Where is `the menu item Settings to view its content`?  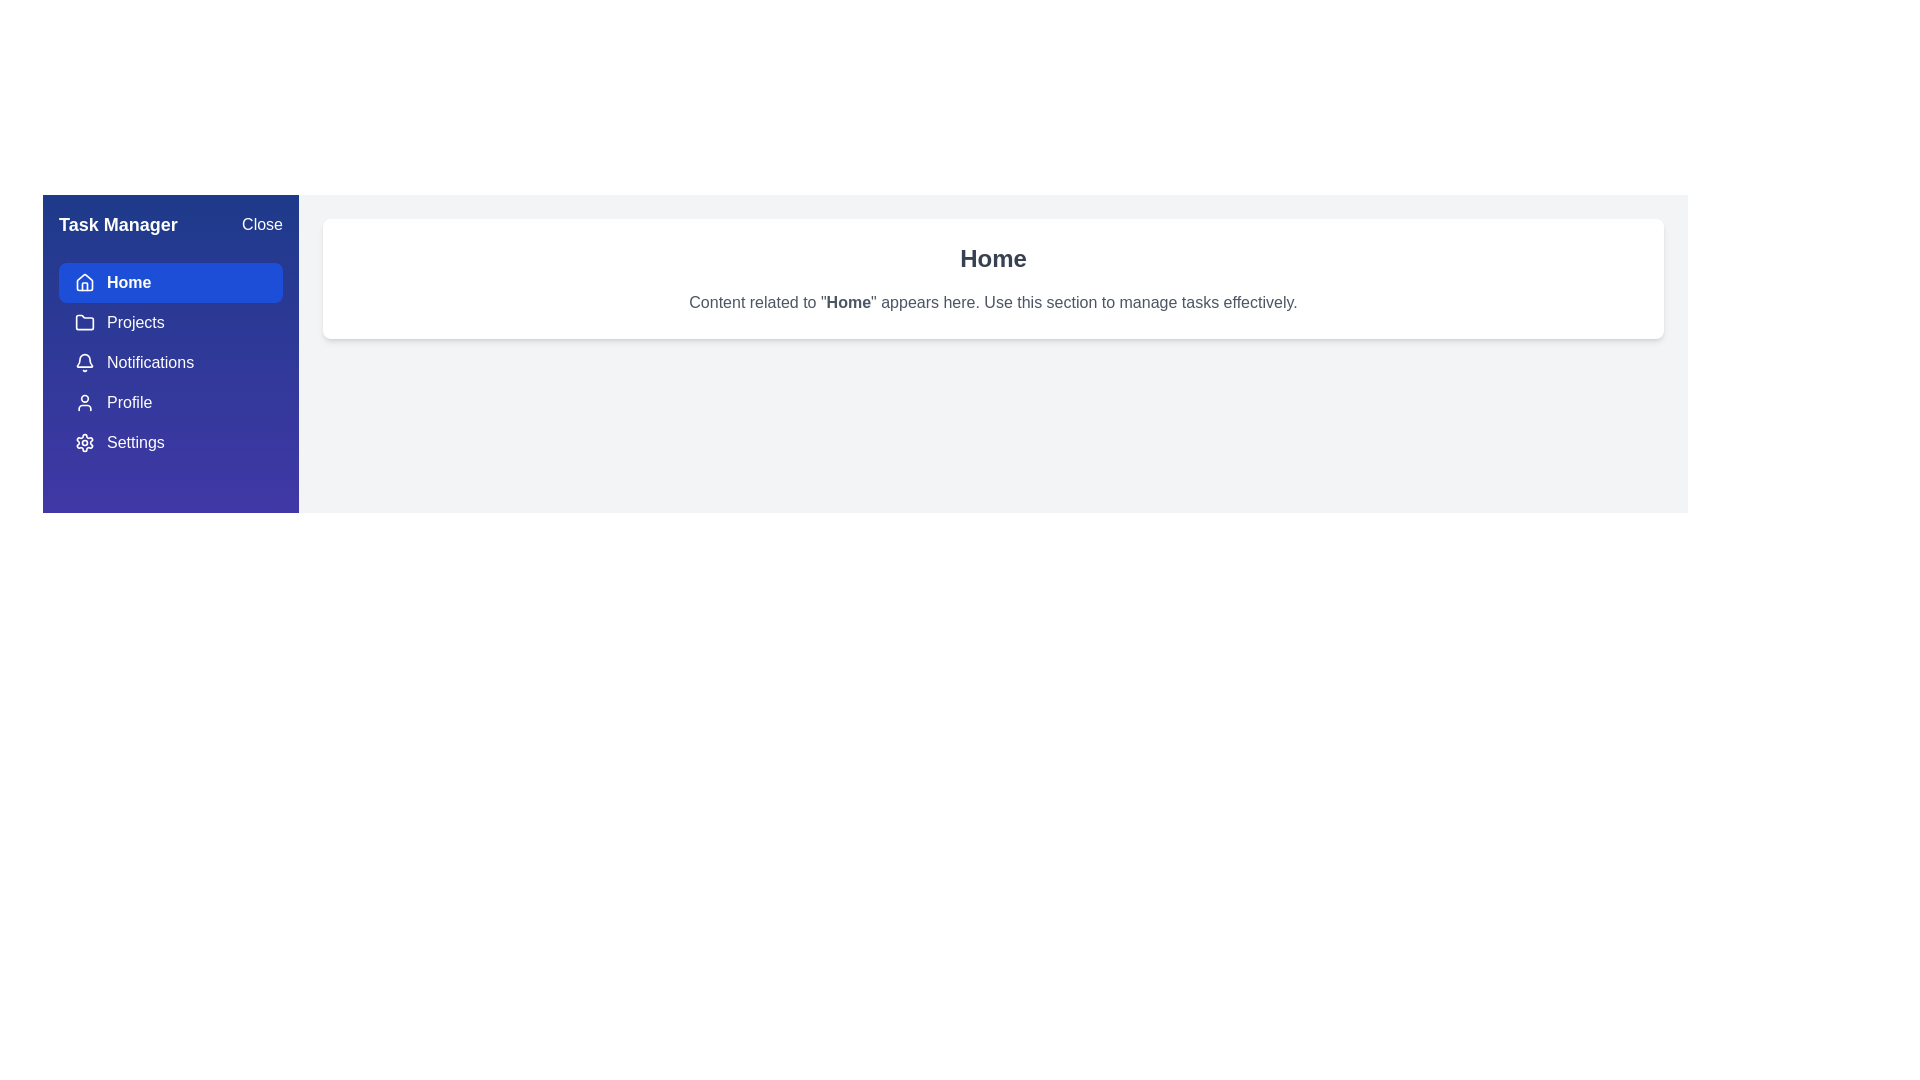 the menu item Settings to view its content is located at coordinates (171, 442).